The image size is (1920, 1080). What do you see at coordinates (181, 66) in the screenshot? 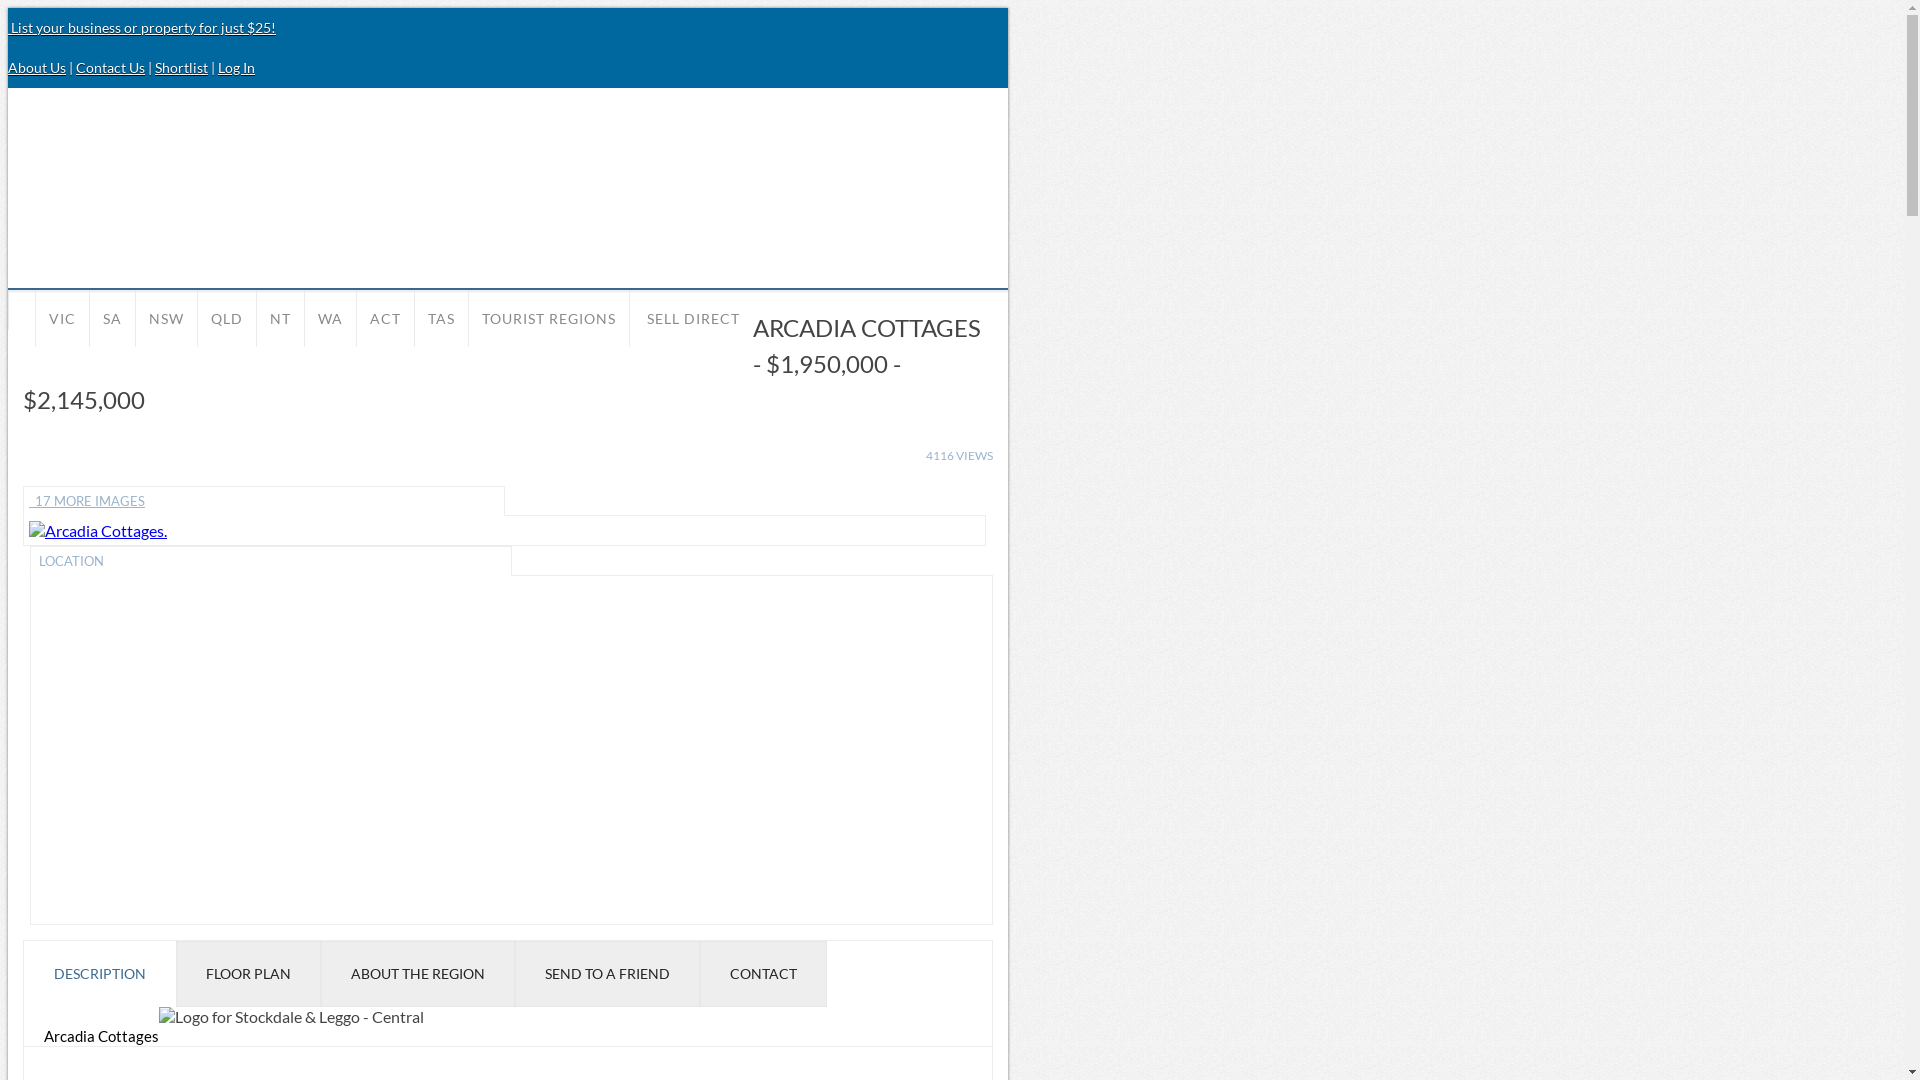
I see `'Shortlist'` at bounding box center [181, 66].